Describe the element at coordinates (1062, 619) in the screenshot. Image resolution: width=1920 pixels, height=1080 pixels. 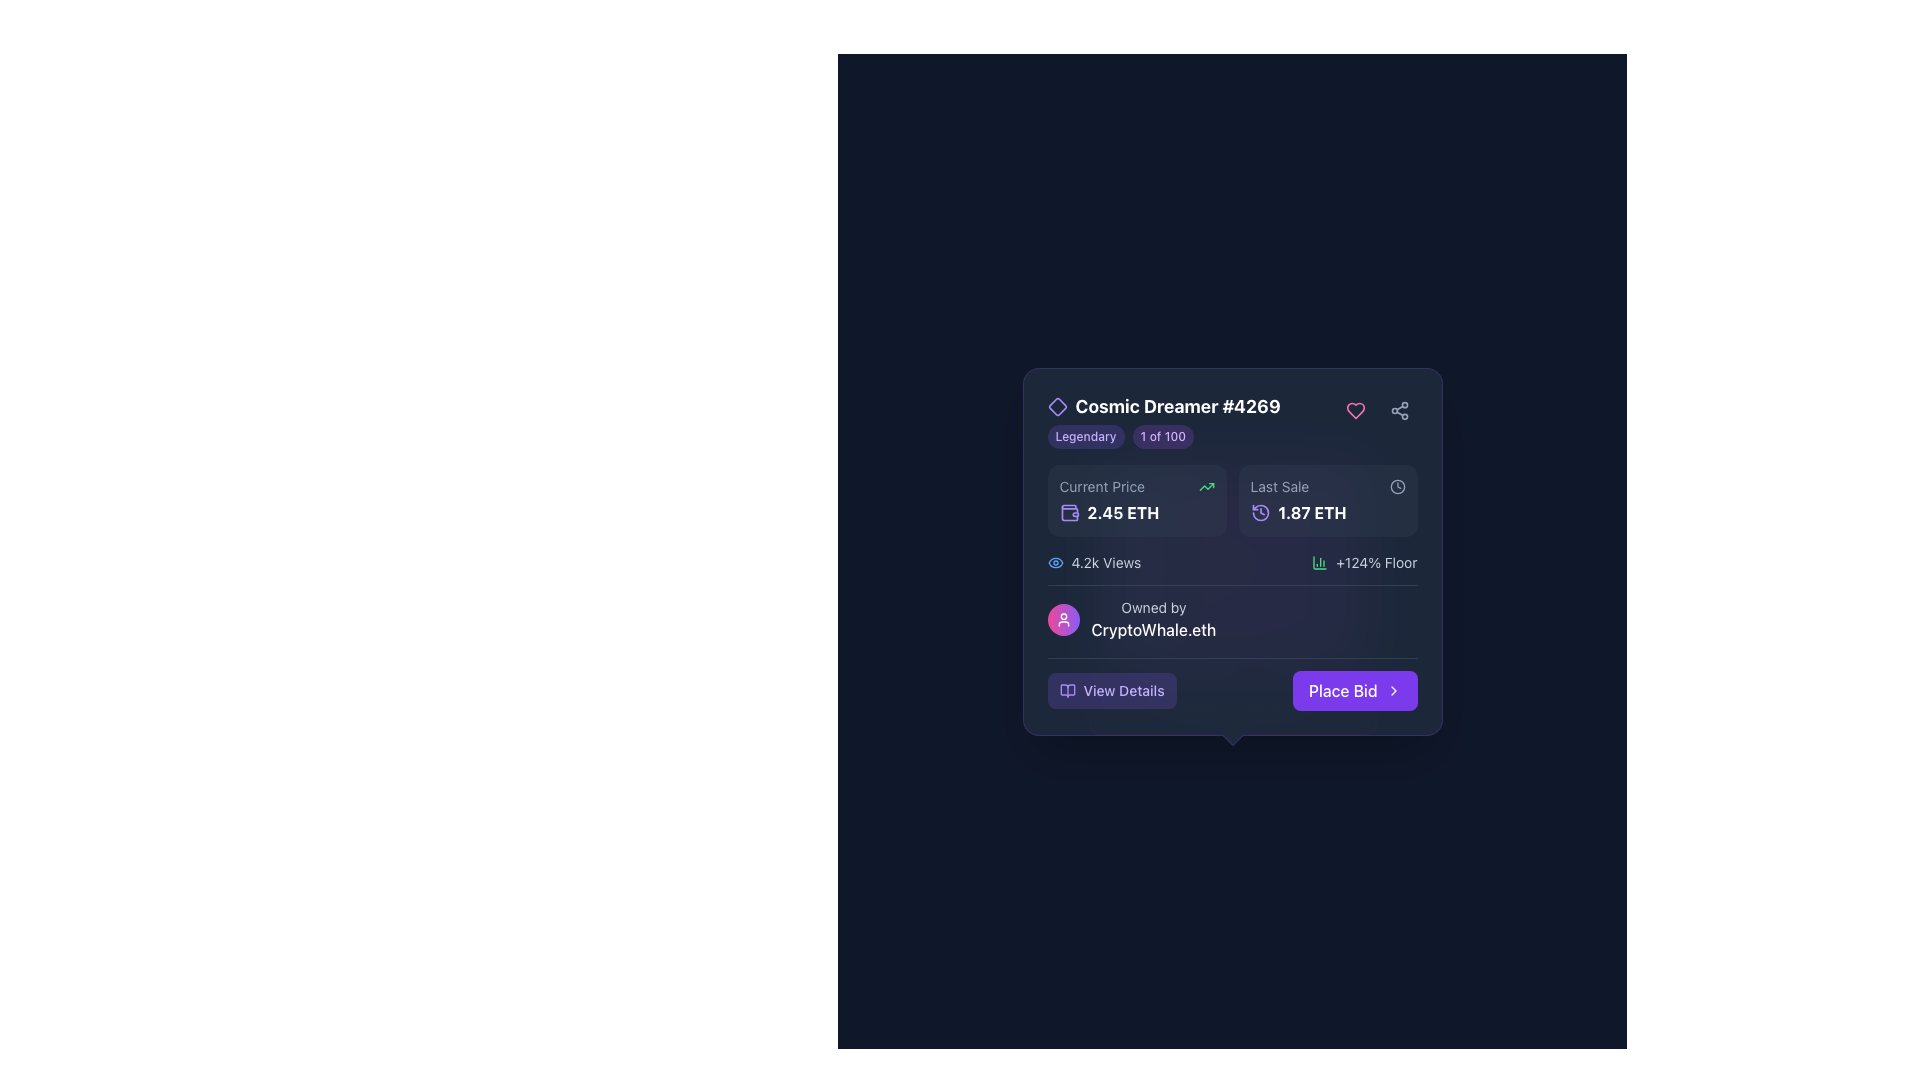
I see `the owner icon located to the left of the text 'Owned by CryptoWhale.eth' for additional details` at that location.